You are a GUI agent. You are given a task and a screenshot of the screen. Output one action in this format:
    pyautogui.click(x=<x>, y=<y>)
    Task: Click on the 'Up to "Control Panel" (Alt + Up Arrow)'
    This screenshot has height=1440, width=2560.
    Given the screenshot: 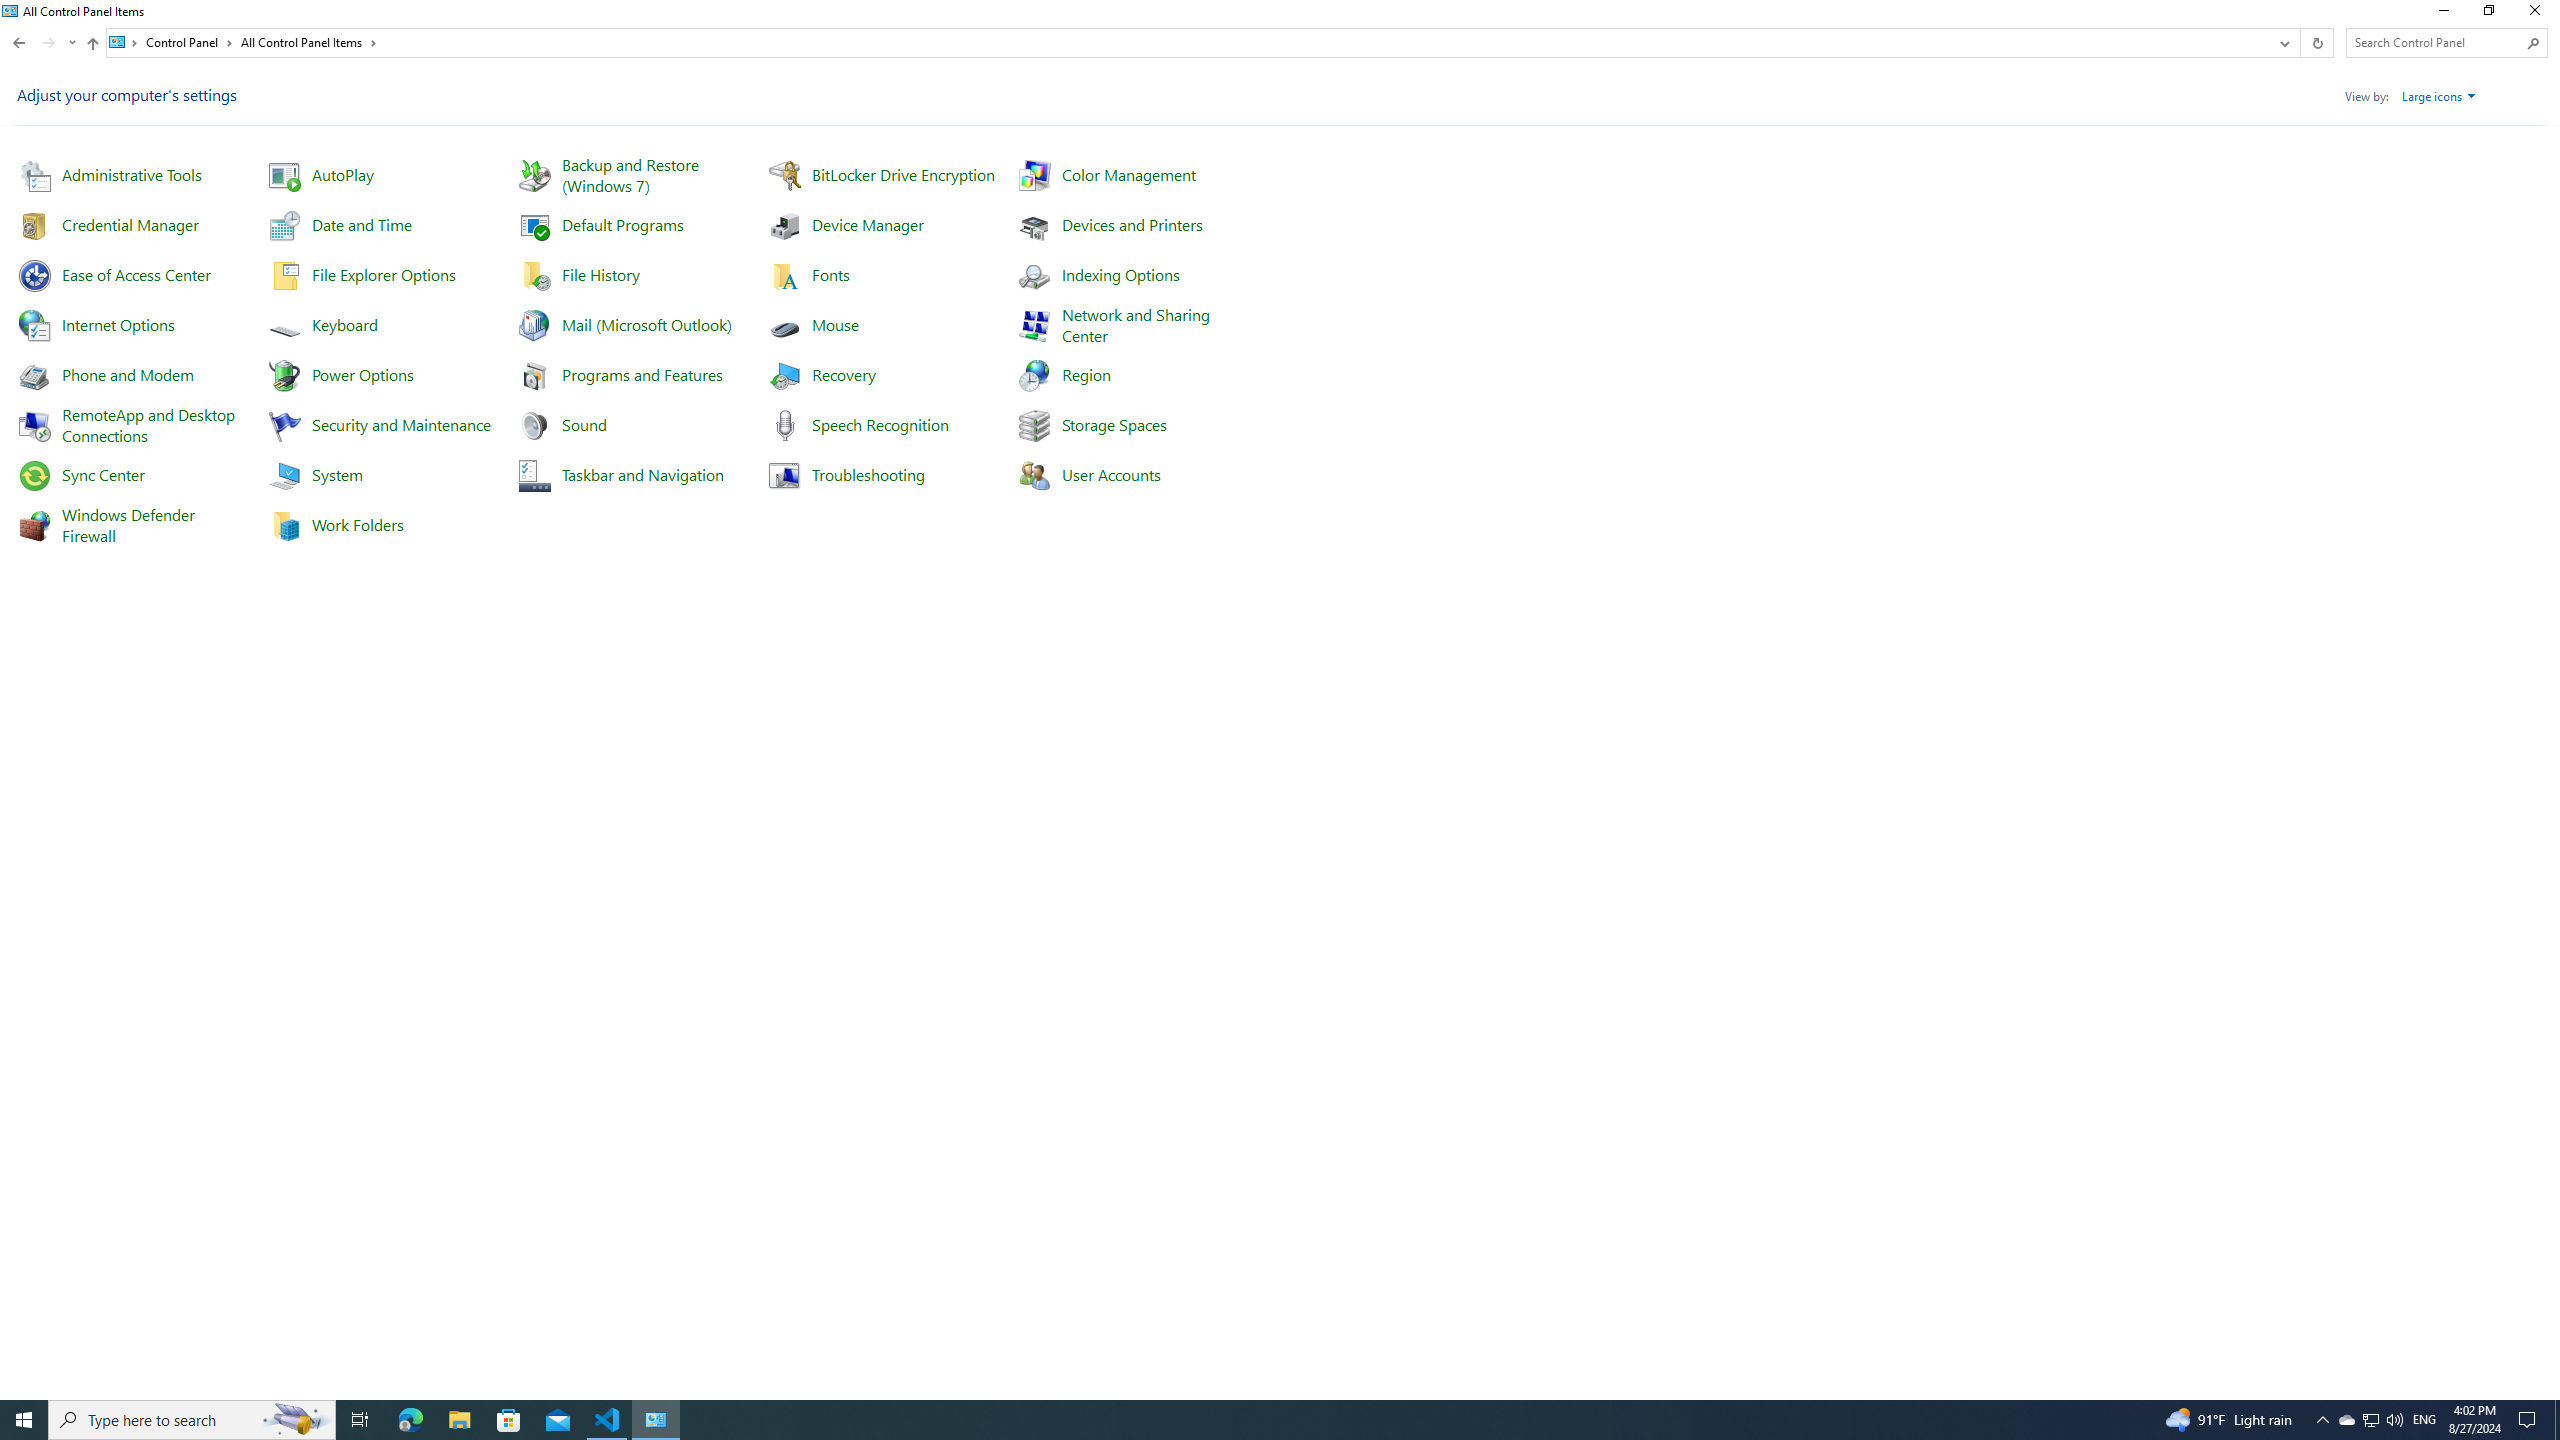 What is the action you would take?
    pyautogui.click(x=93, y=42)
    